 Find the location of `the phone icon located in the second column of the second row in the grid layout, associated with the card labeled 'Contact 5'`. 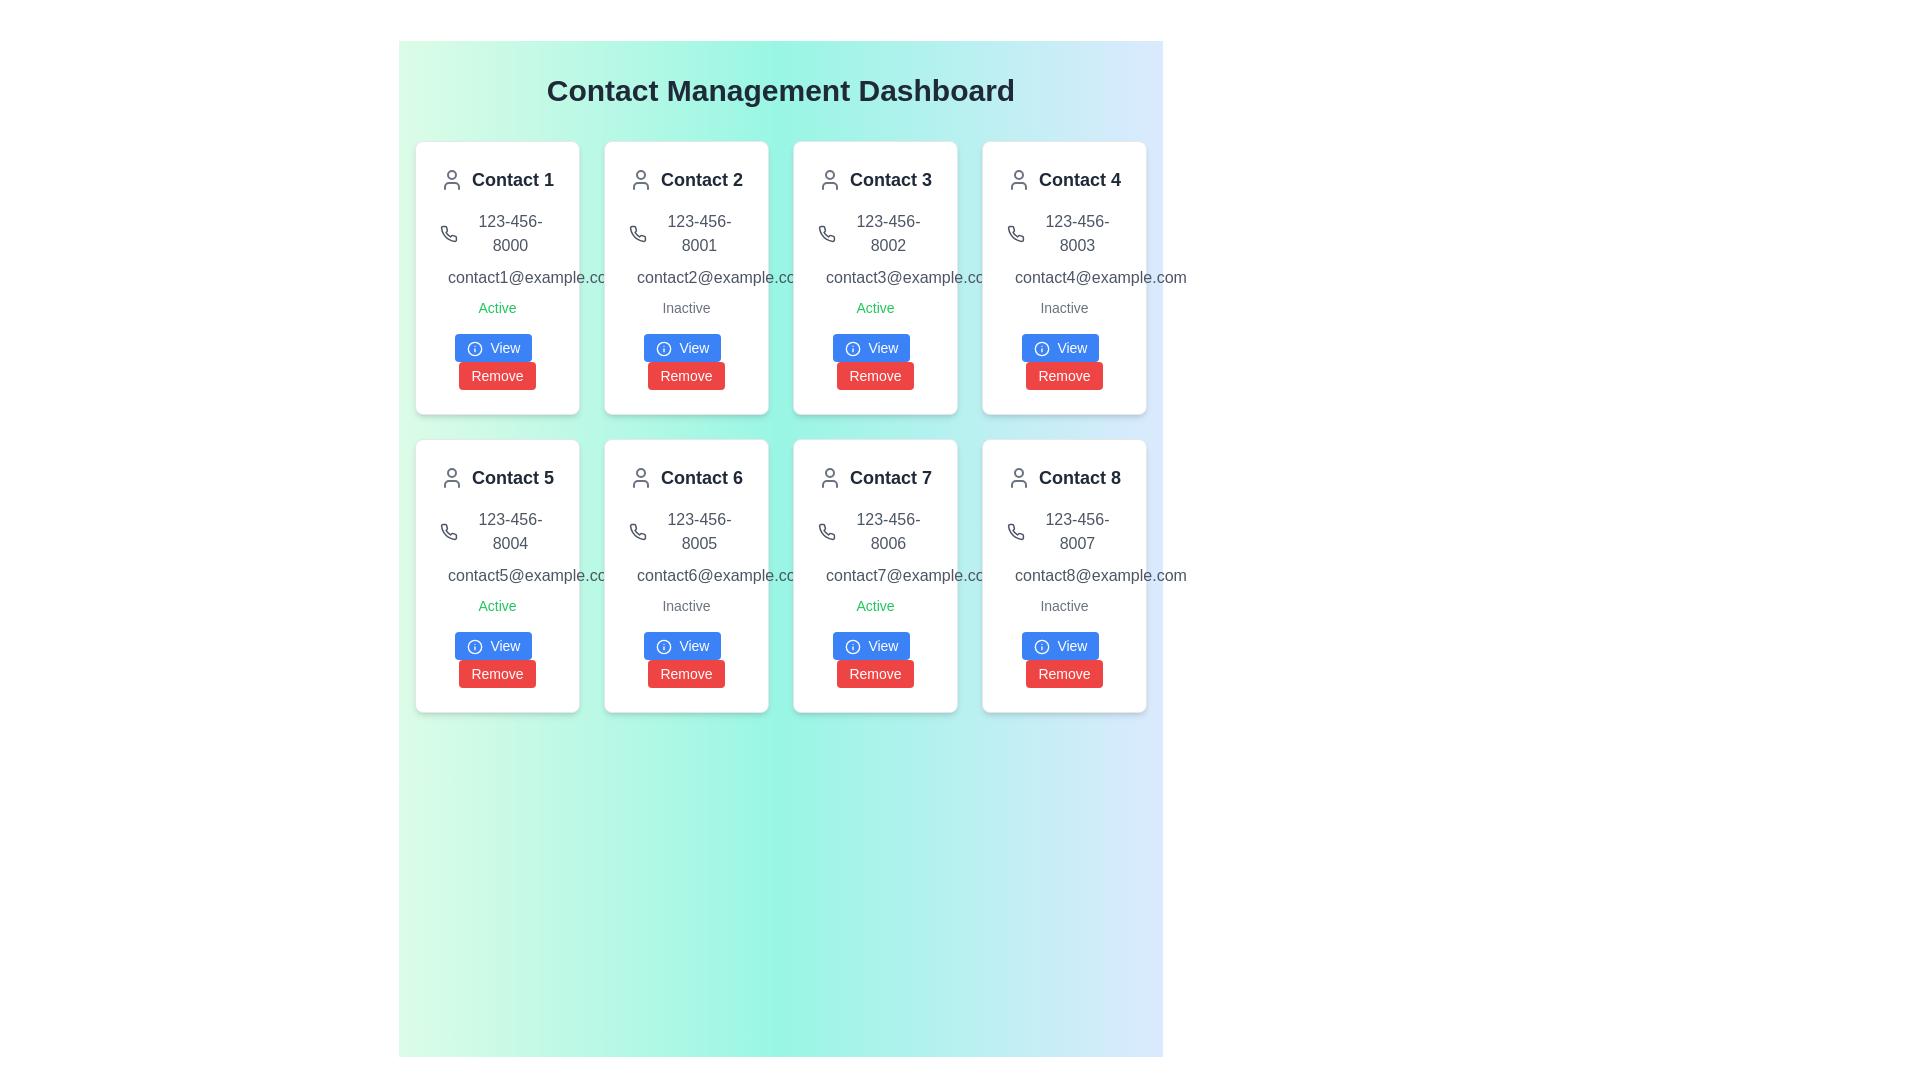

the phone icon located in the second column of the second row in the grid layout, associated with the card labeled 'Contact 5' is located at coordinates (447, 531).